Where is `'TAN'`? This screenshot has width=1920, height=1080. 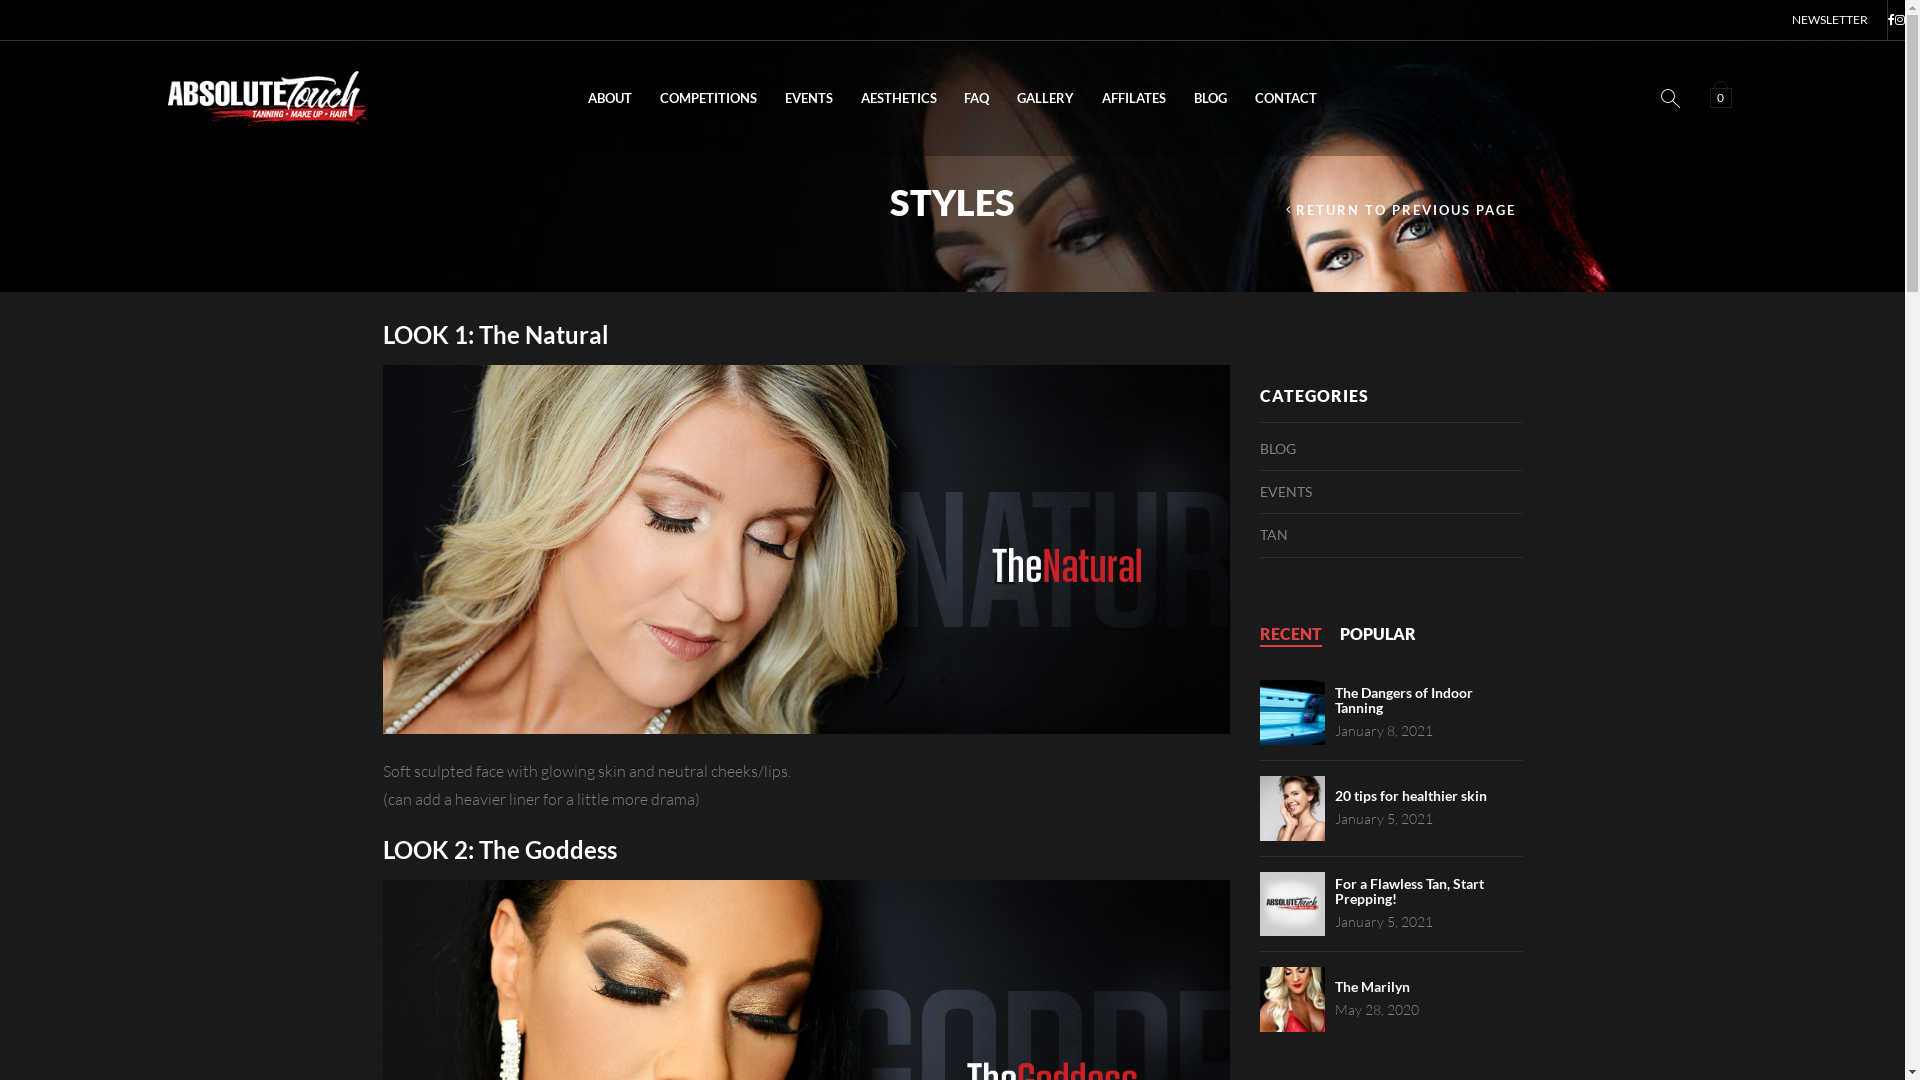
'TAN' is located at coordinates (1258, 534).